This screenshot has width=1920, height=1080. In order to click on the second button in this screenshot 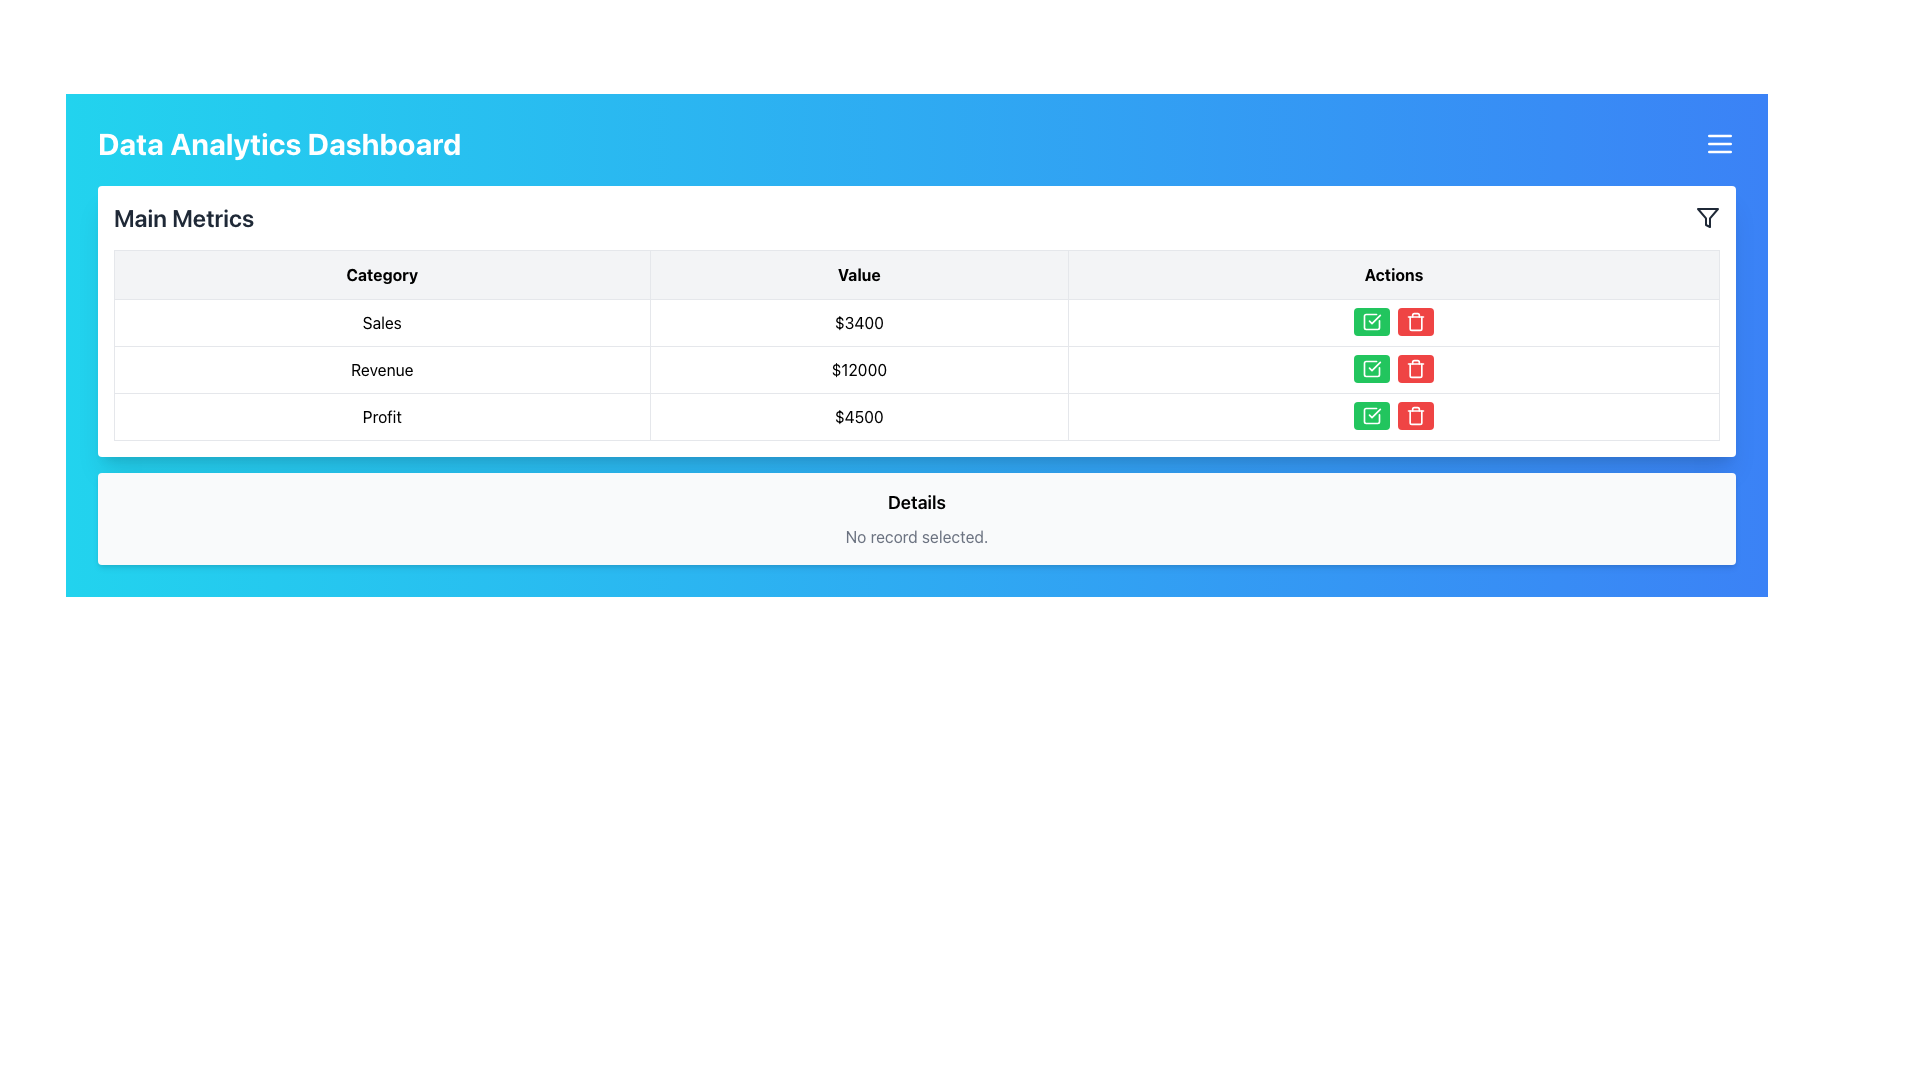, I will do `click(1415, 320)`.